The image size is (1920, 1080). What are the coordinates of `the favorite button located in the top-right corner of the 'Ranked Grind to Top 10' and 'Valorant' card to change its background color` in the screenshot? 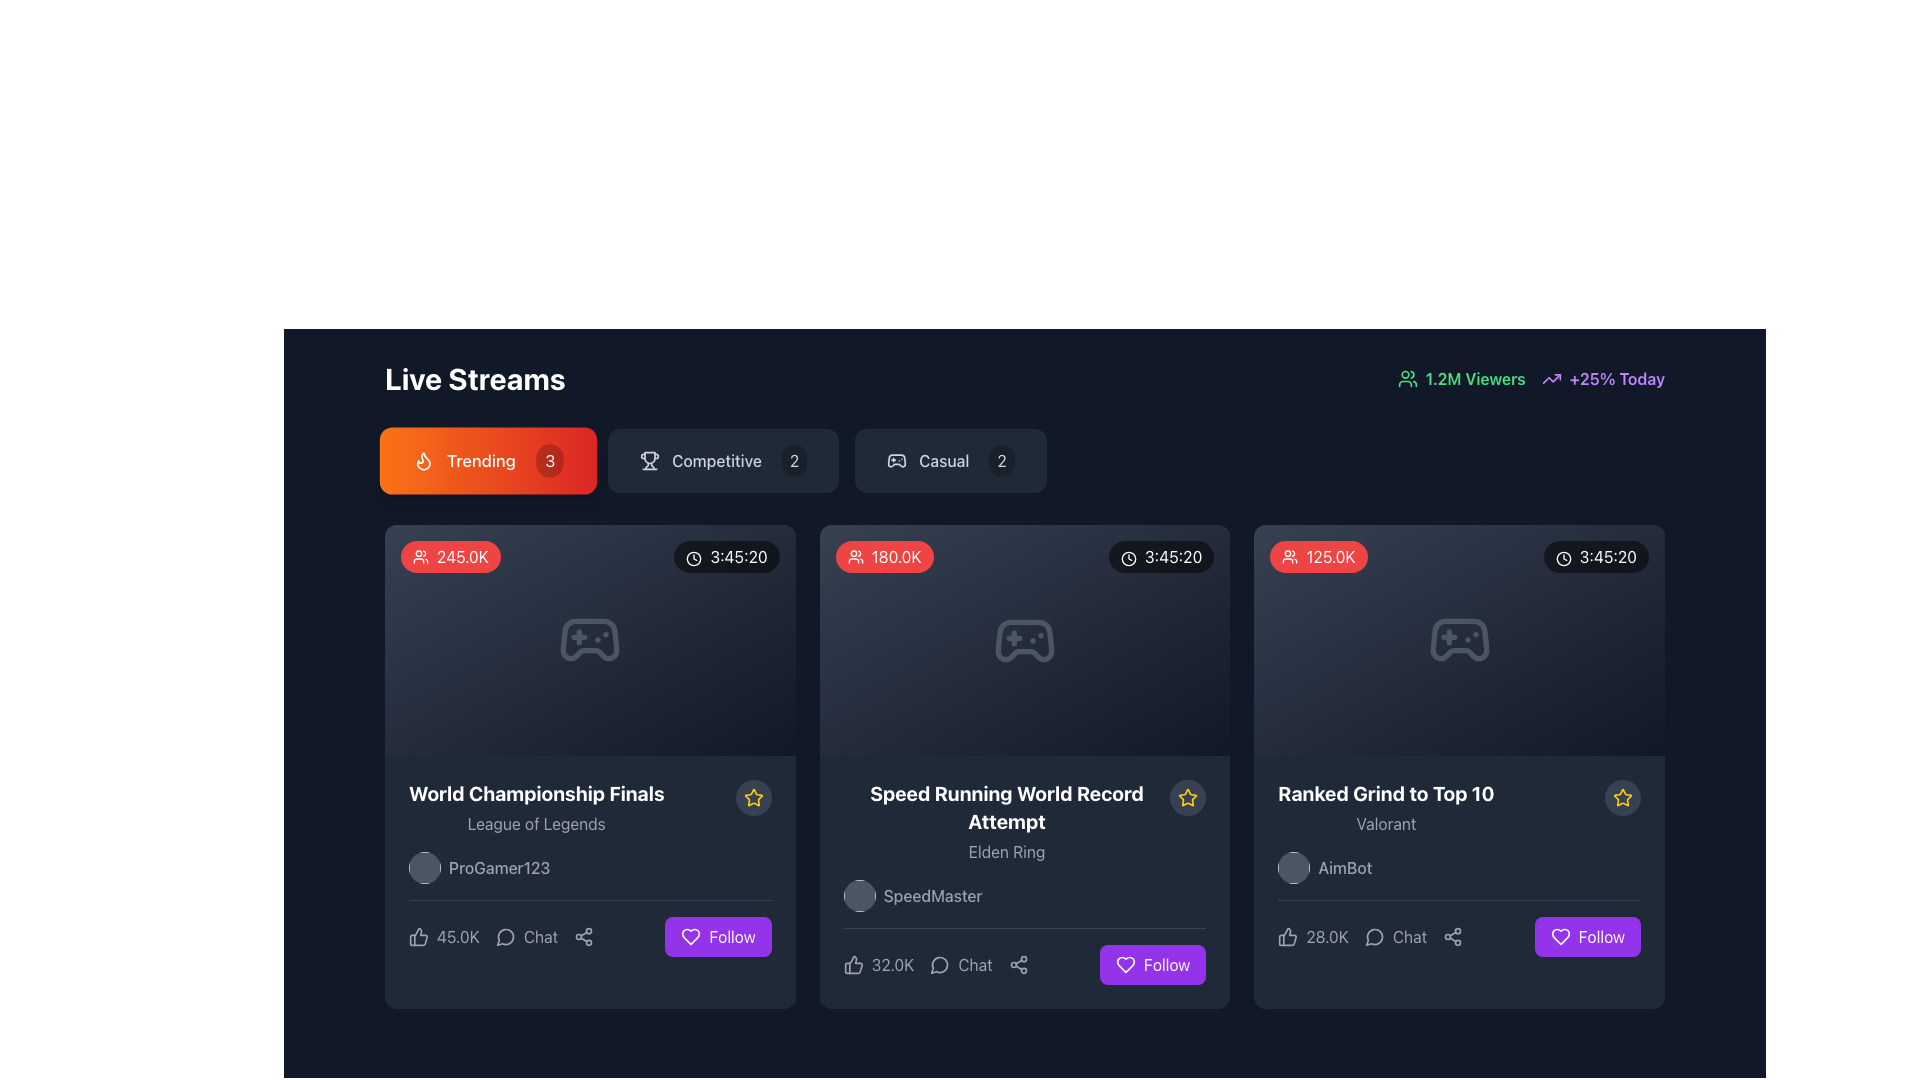 It's located at (1622, 797).